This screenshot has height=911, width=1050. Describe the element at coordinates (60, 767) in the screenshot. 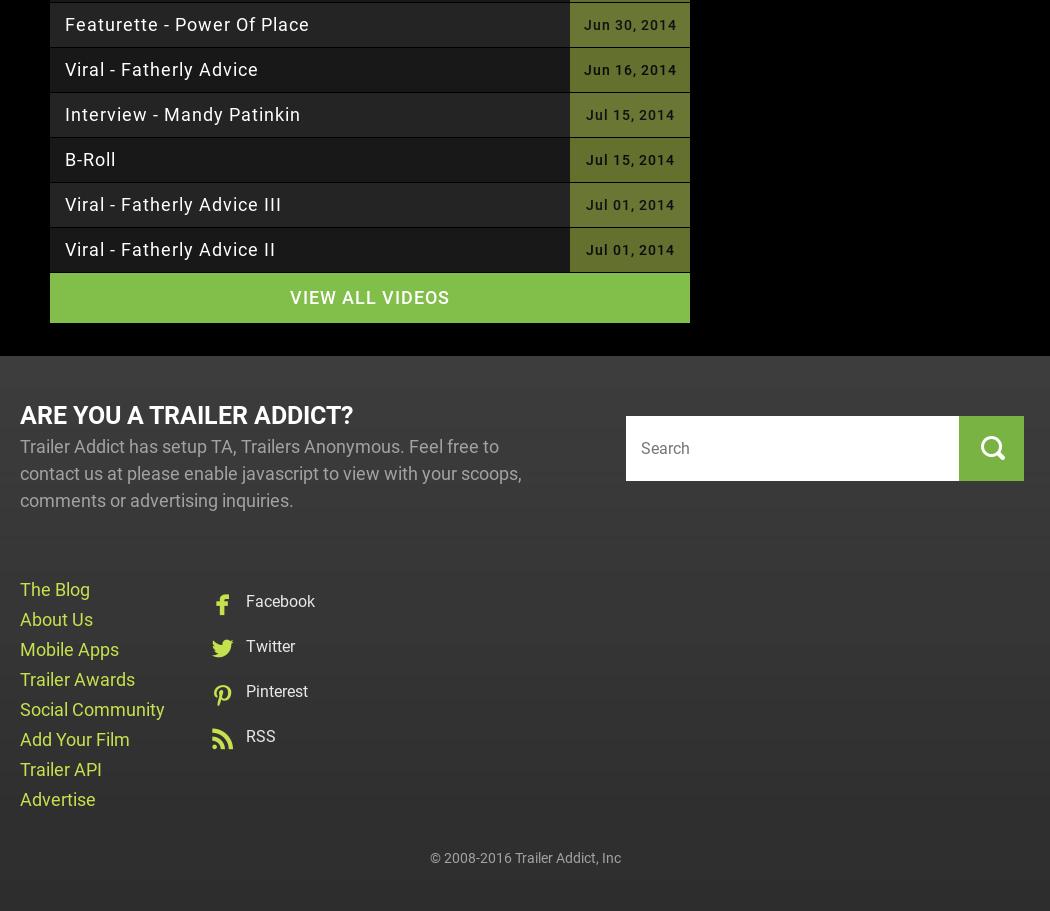

I see `'Trailer API'` at that location.